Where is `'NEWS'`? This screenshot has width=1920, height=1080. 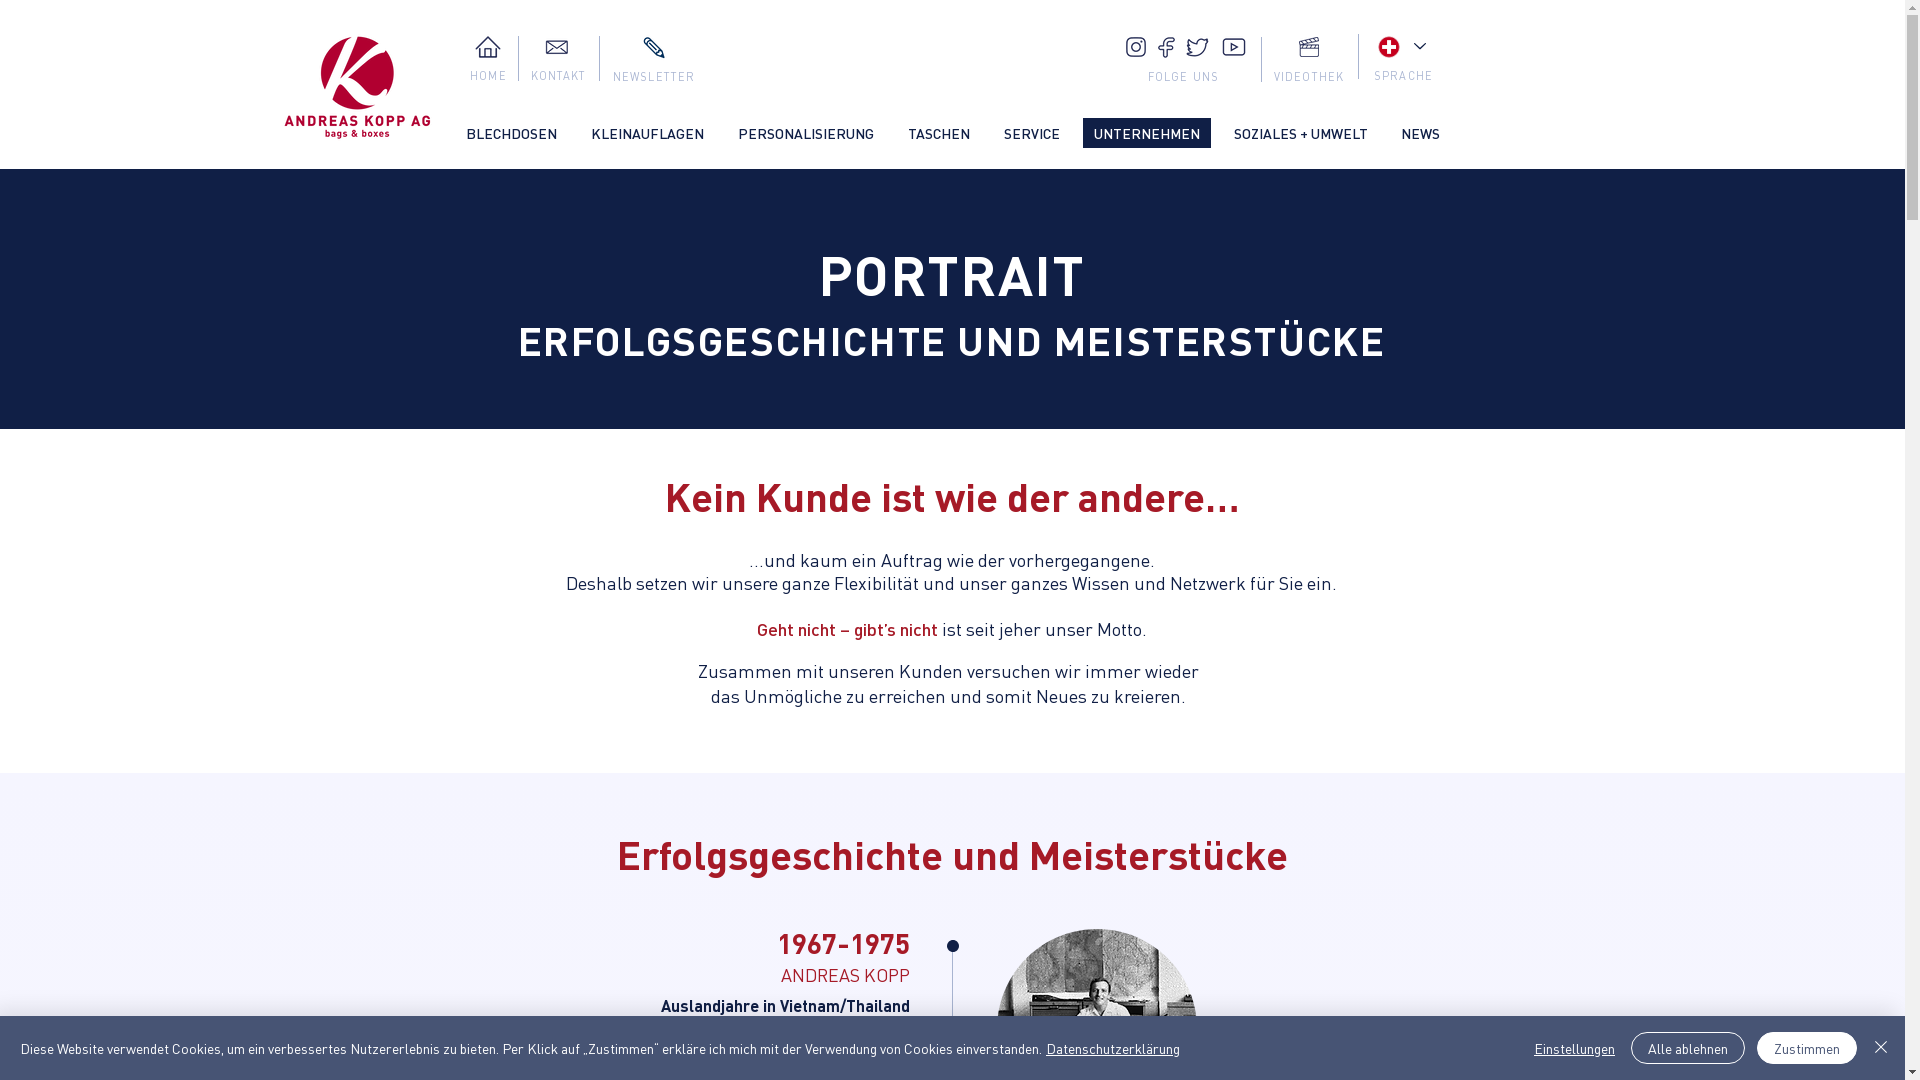 'NEWS' is located at coordinates (1419, 132).